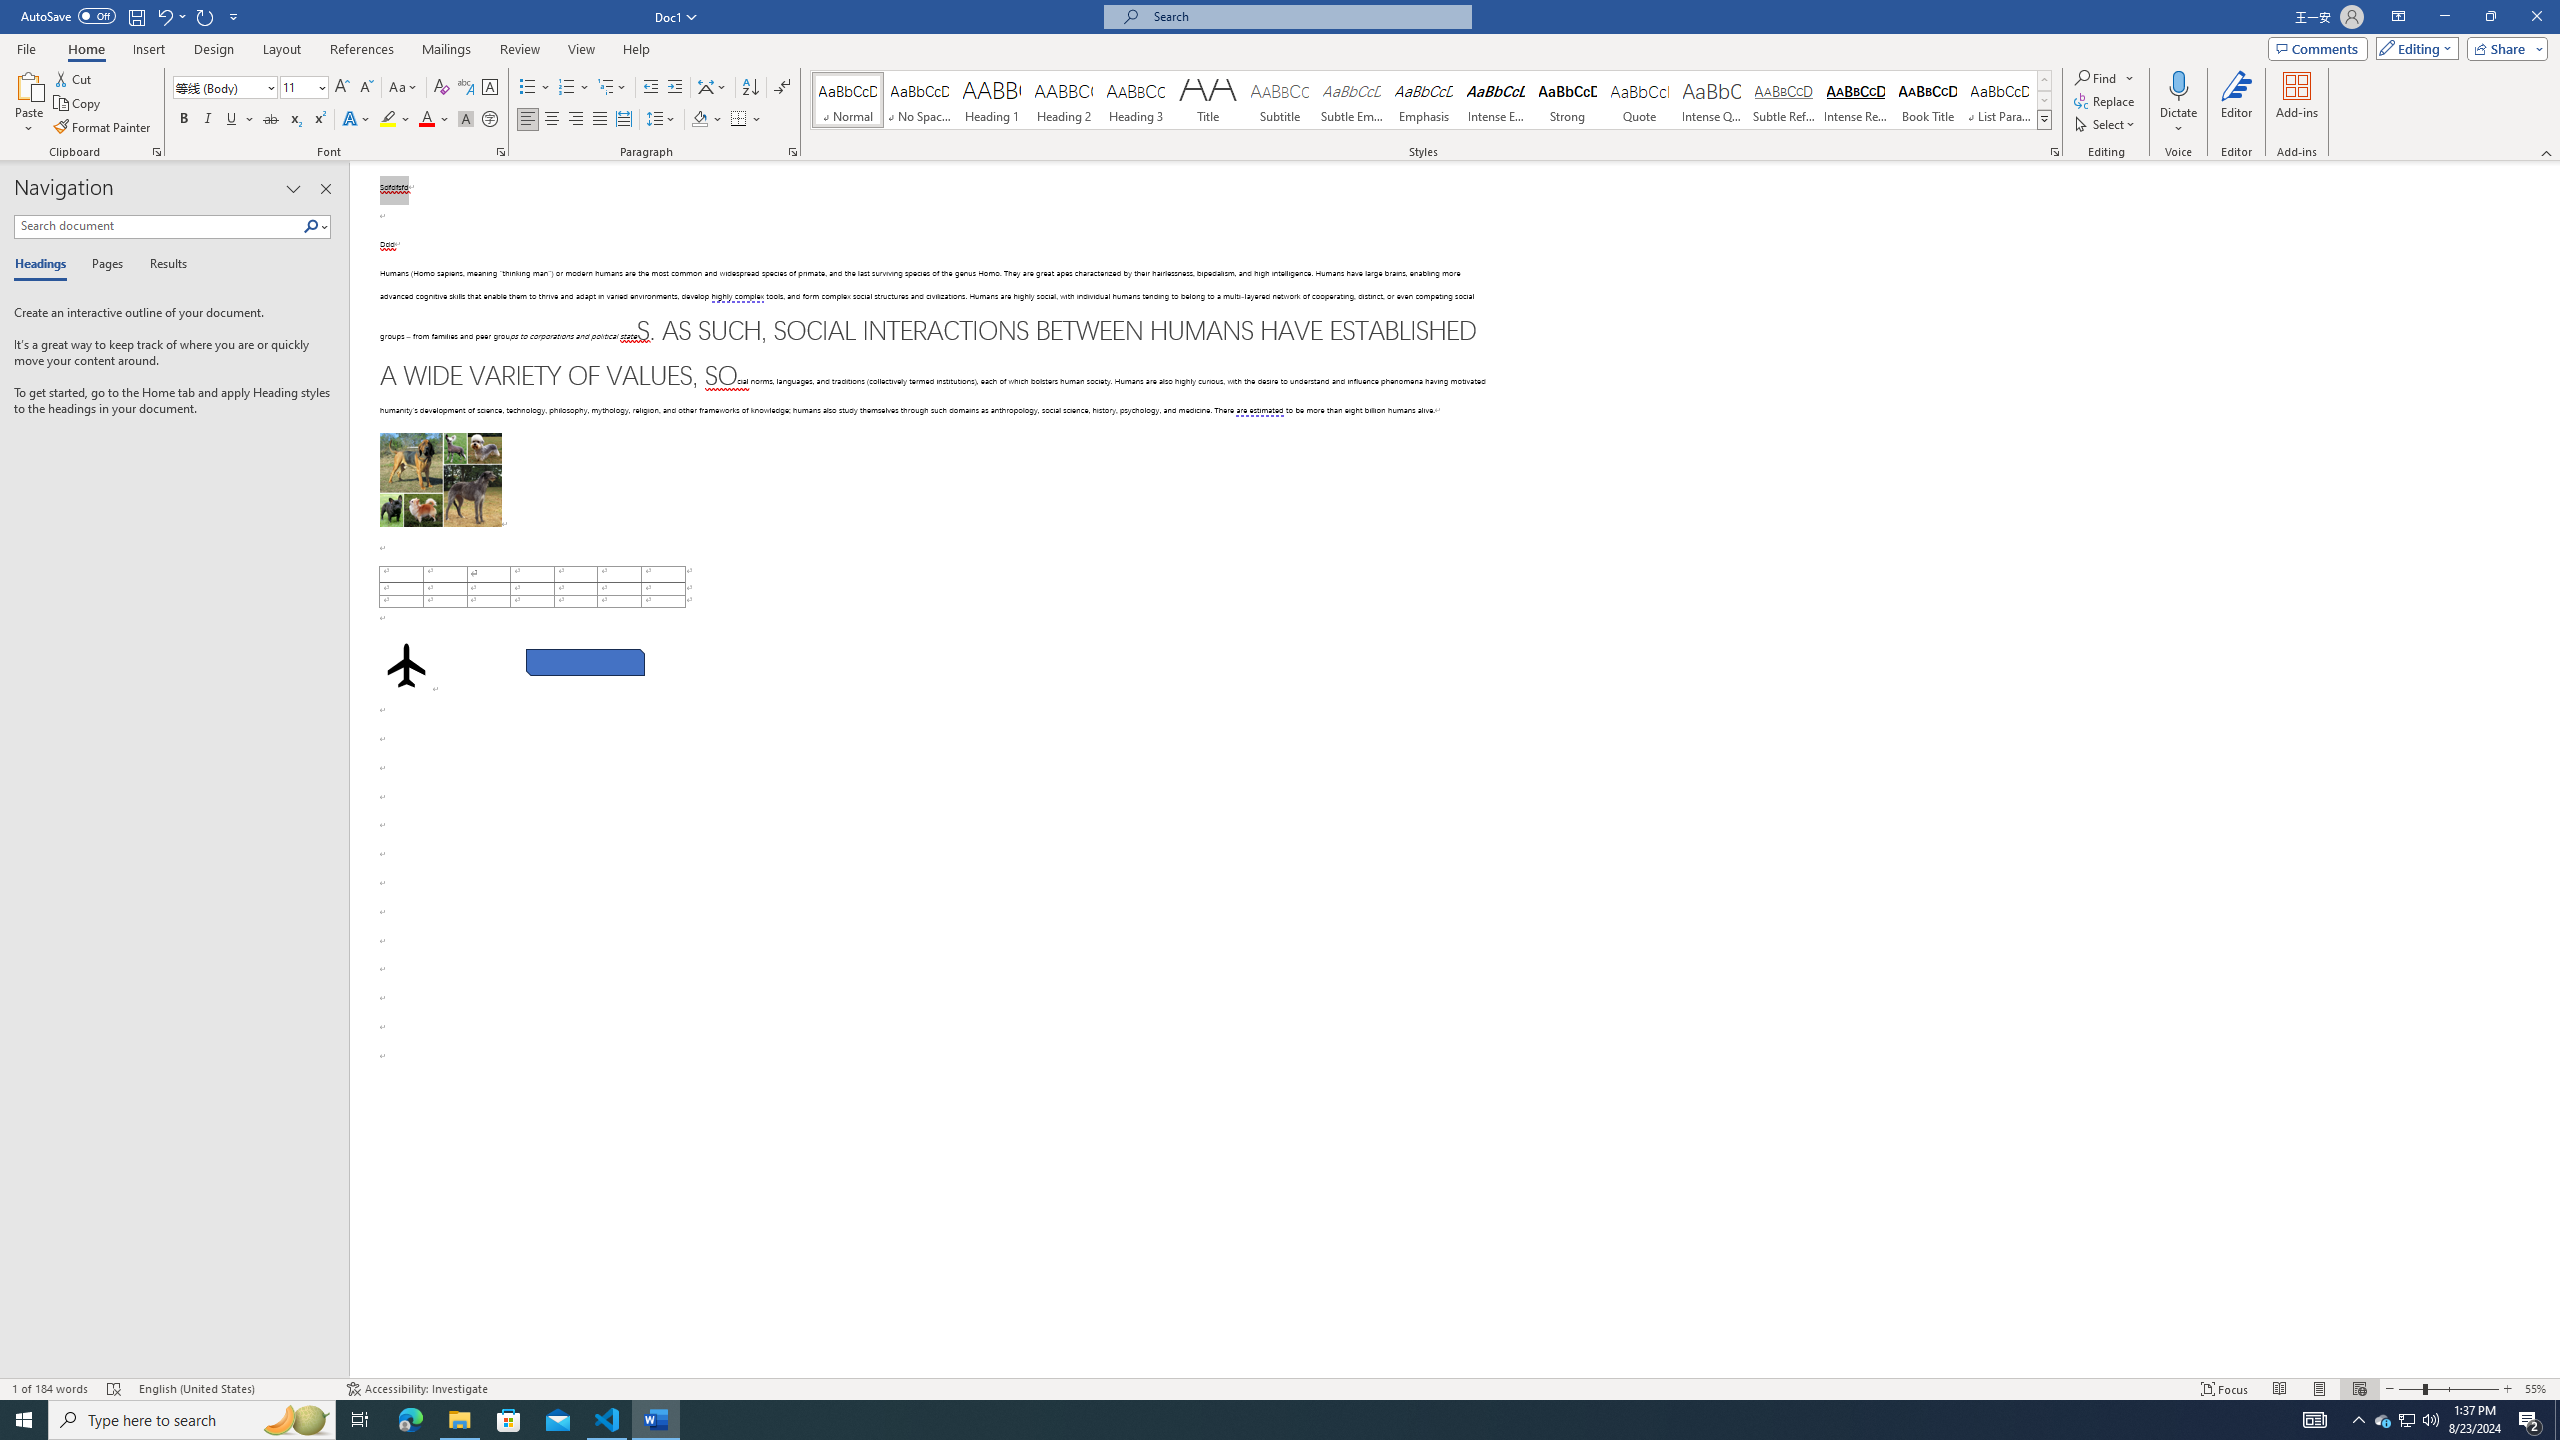 The width and height of the screenshot is (2560, 1440). Describe the element at coordinates (2043, 119) in the screenshot. I see `'Class: NetUIImage'` at that location.